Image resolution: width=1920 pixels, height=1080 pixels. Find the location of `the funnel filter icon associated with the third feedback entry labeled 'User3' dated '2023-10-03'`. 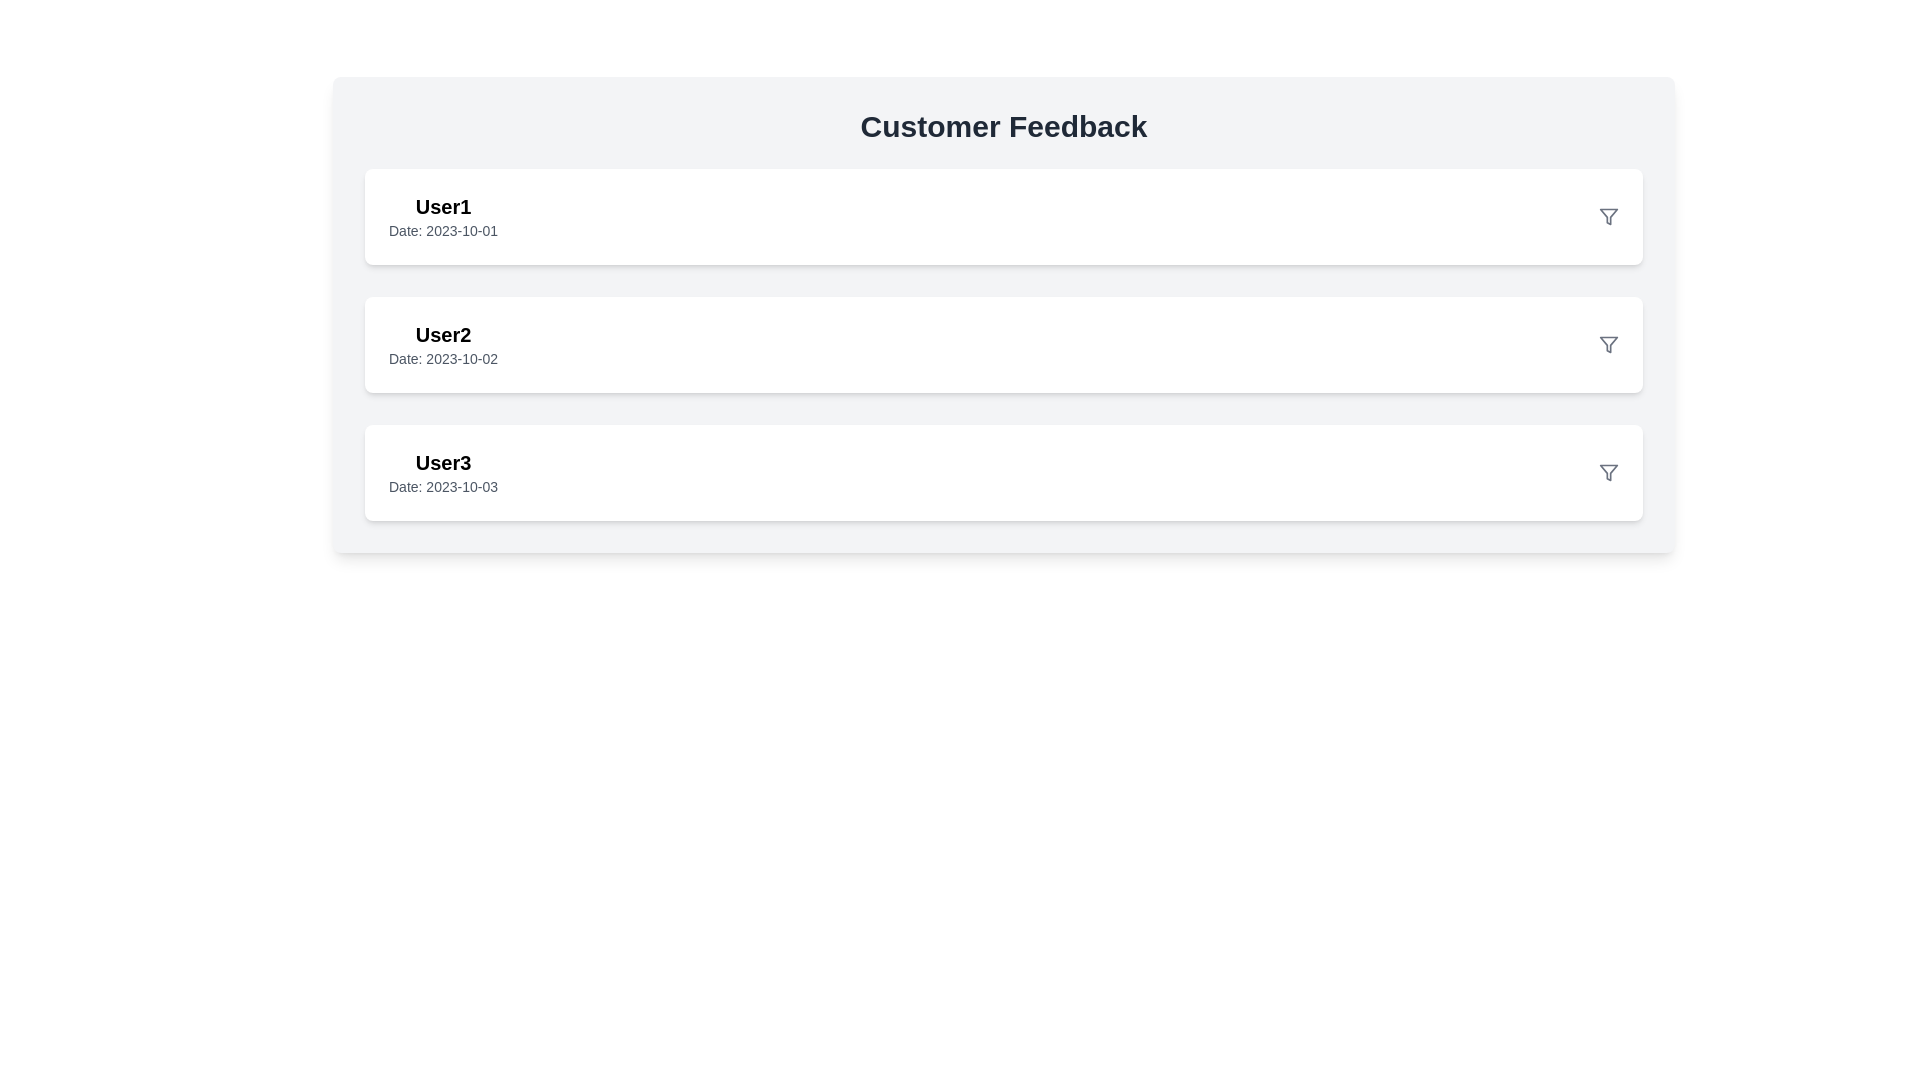

the funnel filter icon associated with the third feedback entry labeled 'User3' dated '2023-10-03' is located at coordinates (1608, 343).